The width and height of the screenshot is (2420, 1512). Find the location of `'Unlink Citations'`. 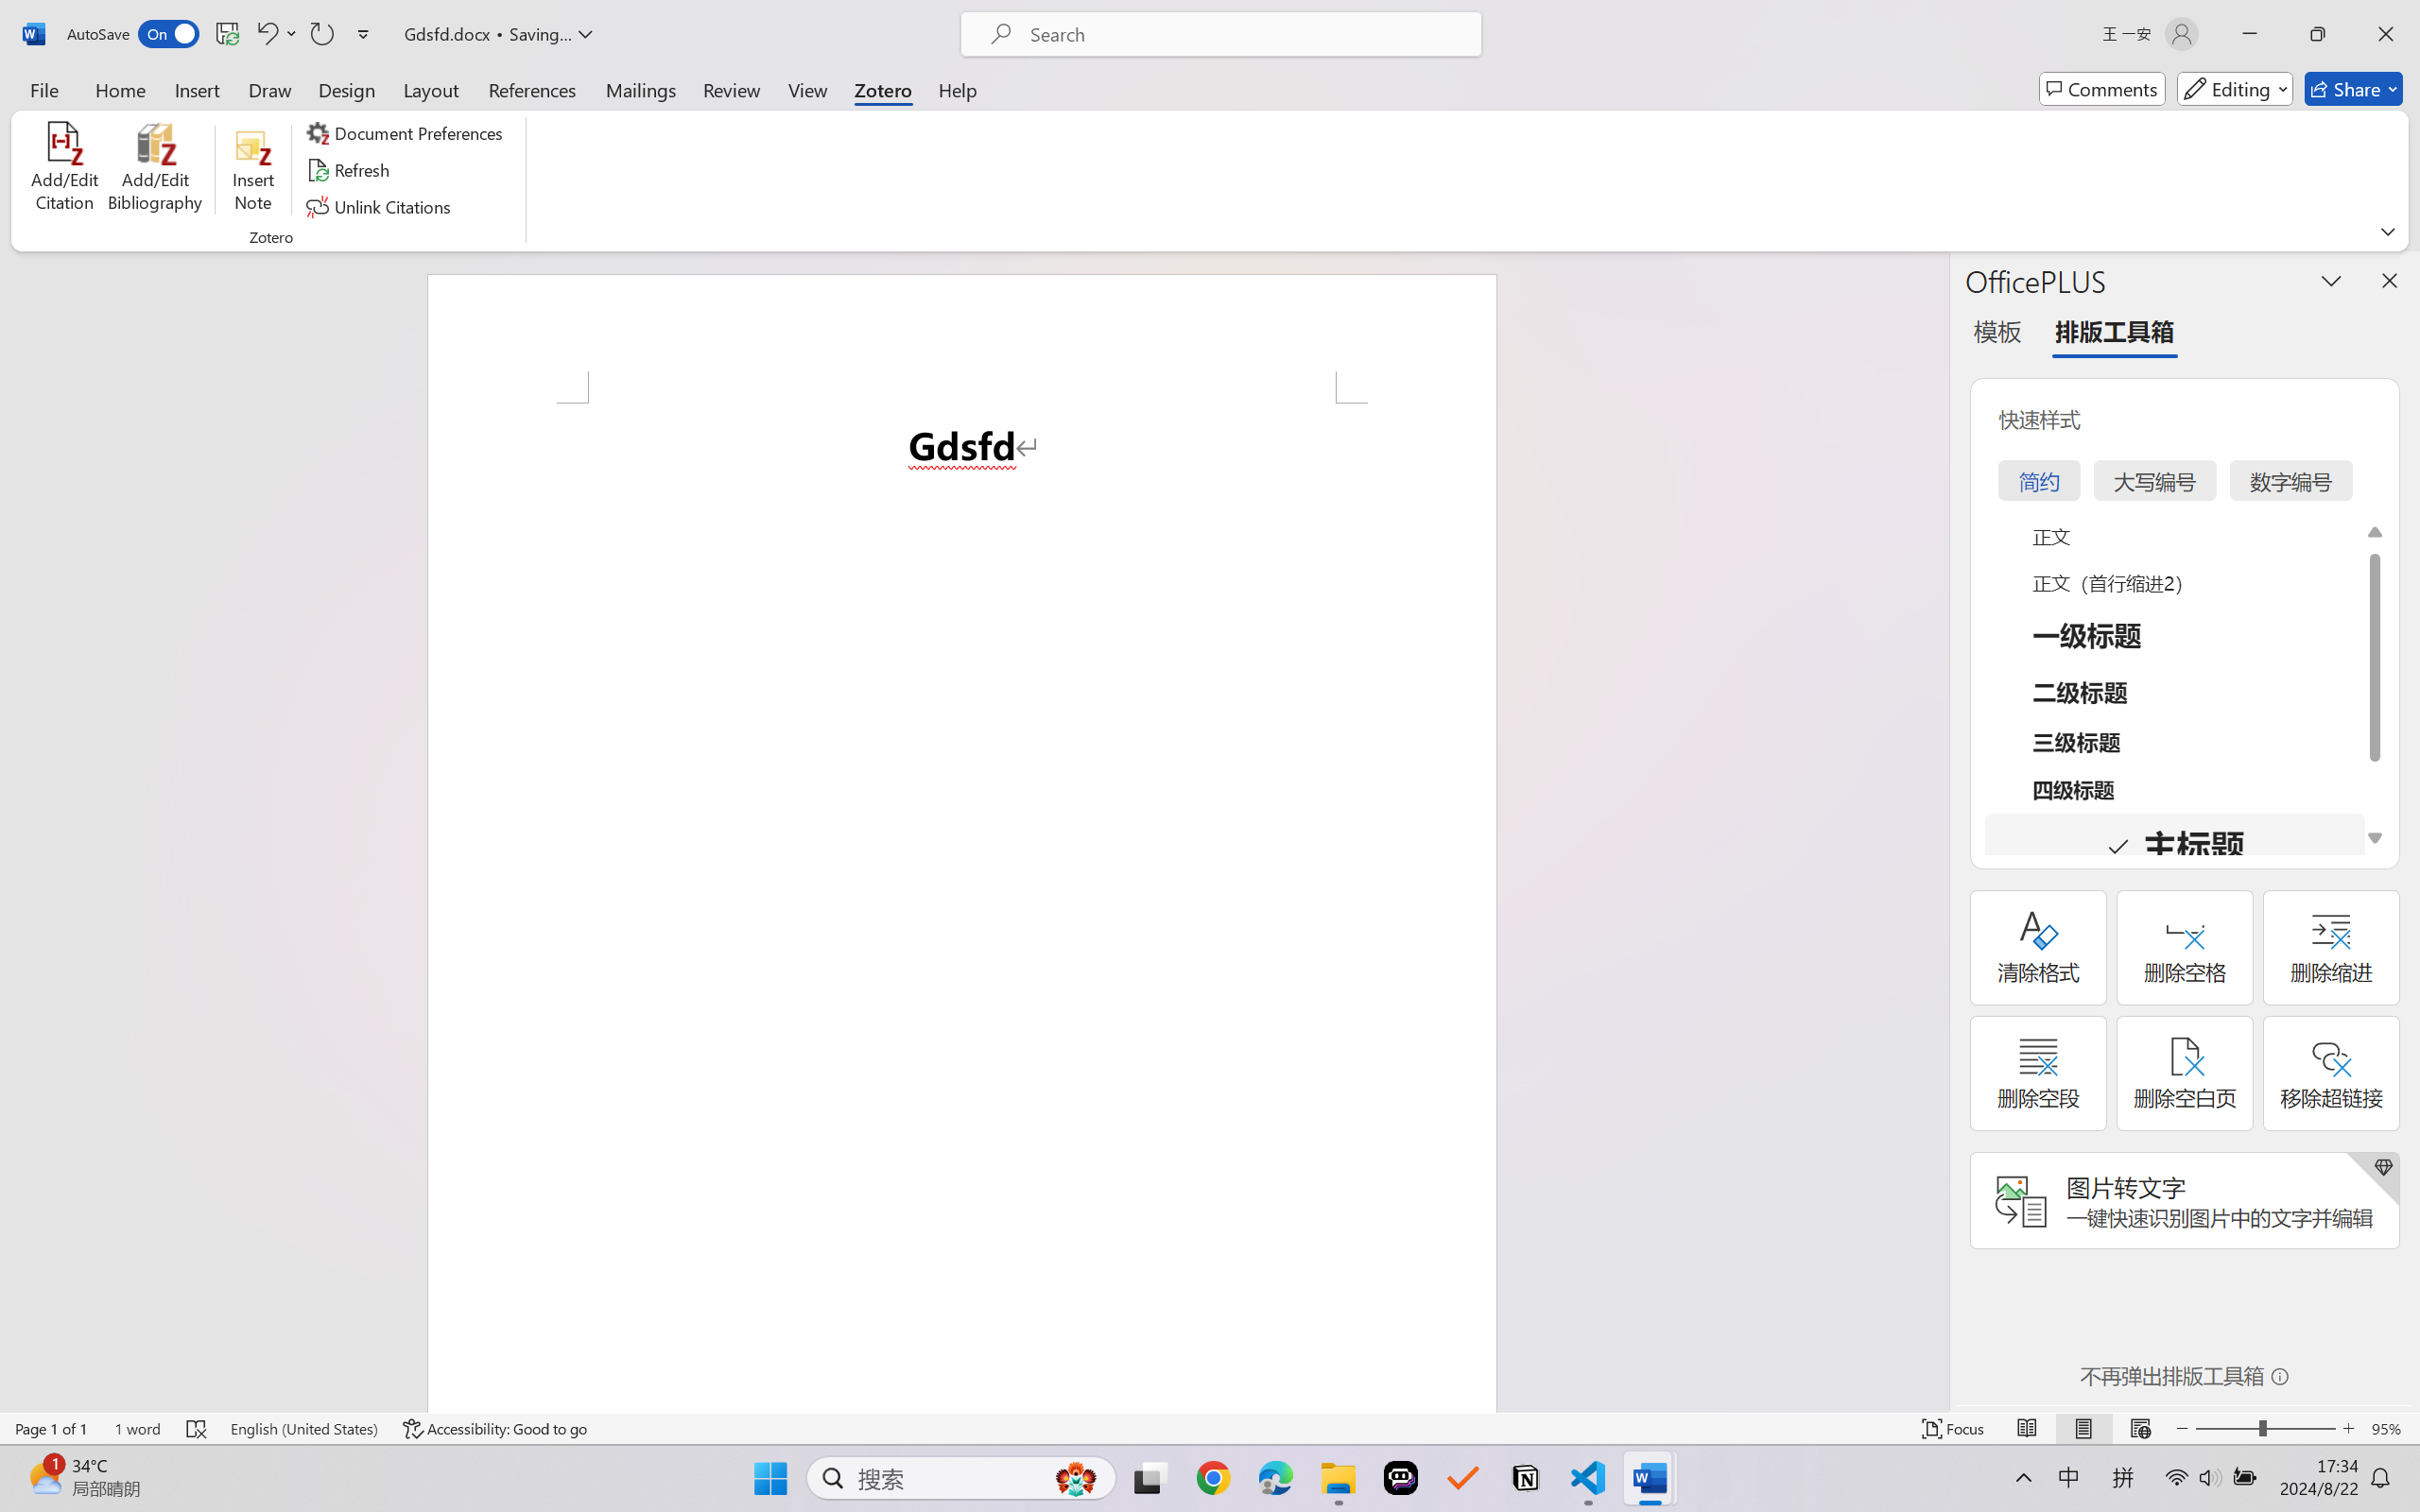

'Unlink Citations' is located at coordinates (380, 207).